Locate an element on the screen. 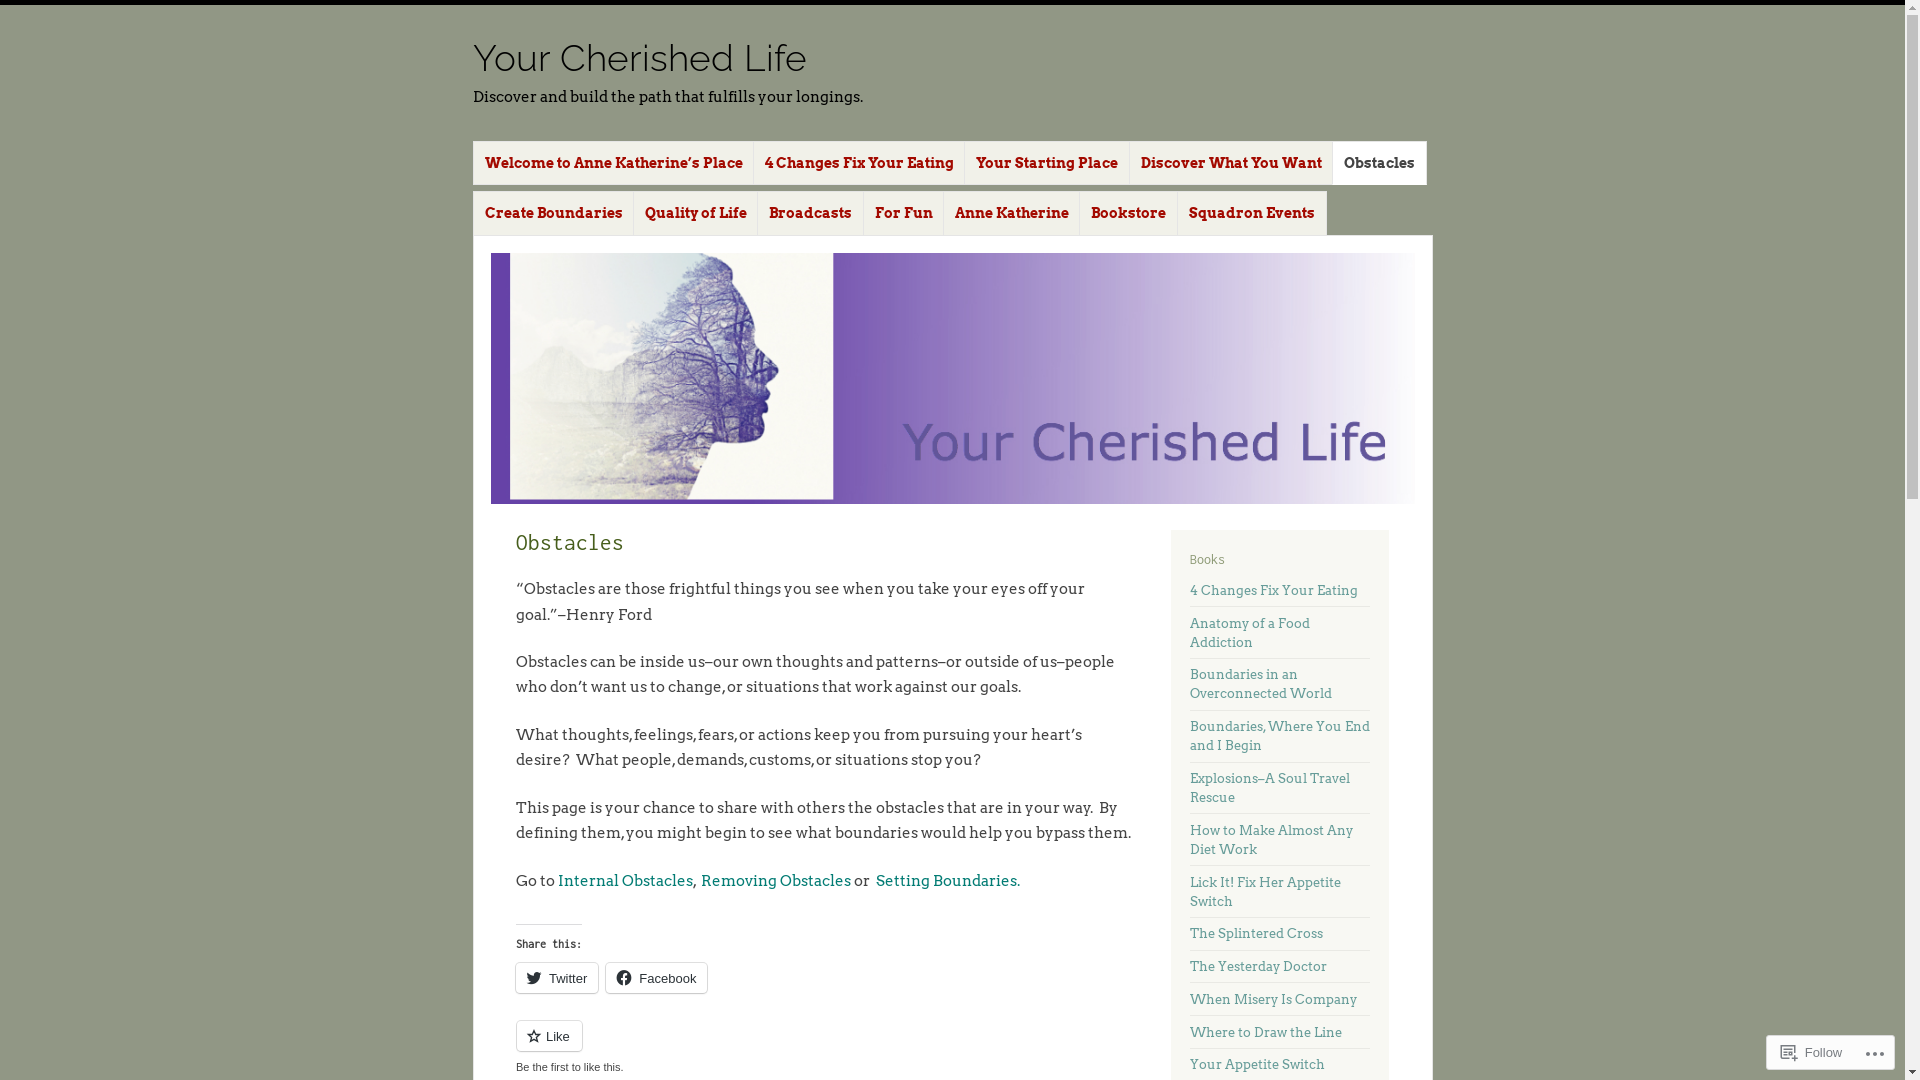  'Lick It! Fix Her Appetite Switch' is located at coordinates (1190, 890).